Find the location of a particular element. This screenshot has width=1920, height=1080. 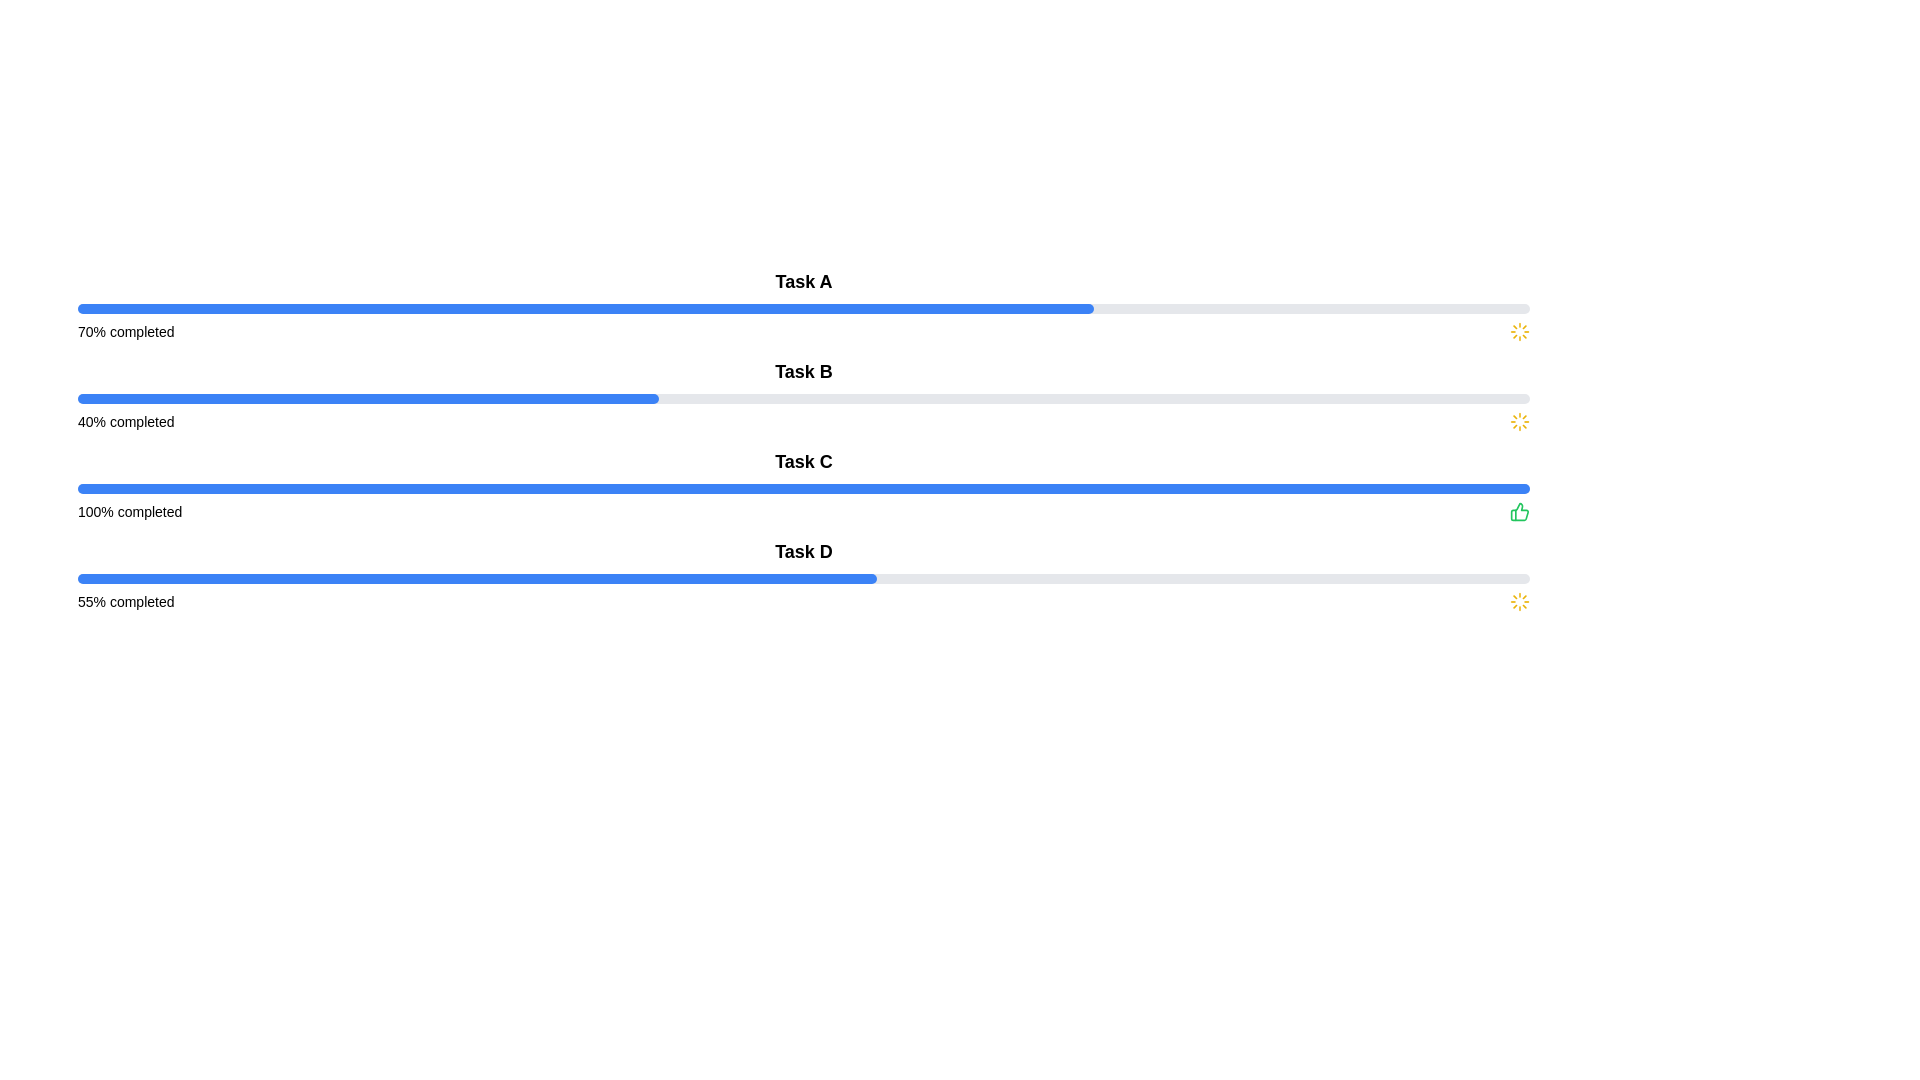

progress information from the Progress Indicator titled 'Task B', which displays '40% completed' and shows a blue and gray progress bar is located at coordinates (804, 394).